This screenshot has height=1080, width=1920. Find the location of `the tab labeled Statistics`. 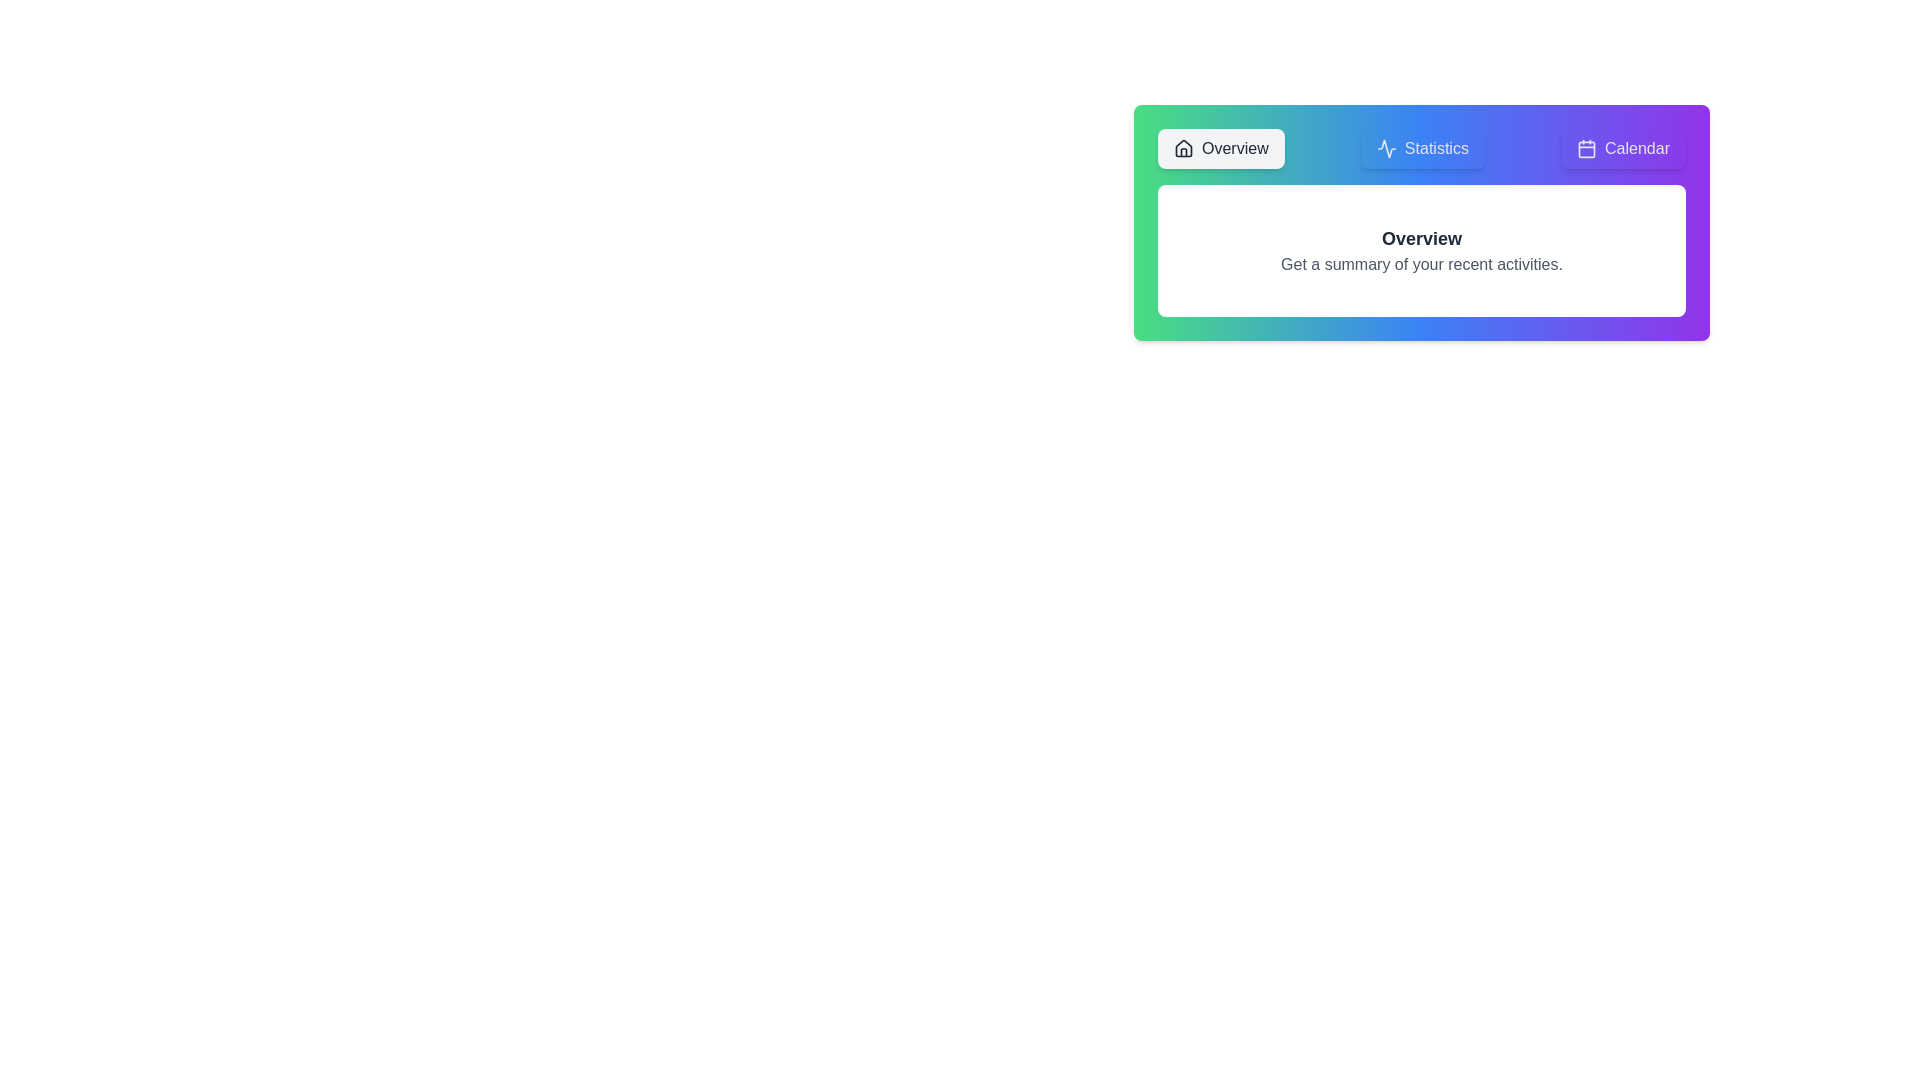

the tab labeled Statistics is located at coordinates (1420, 148).